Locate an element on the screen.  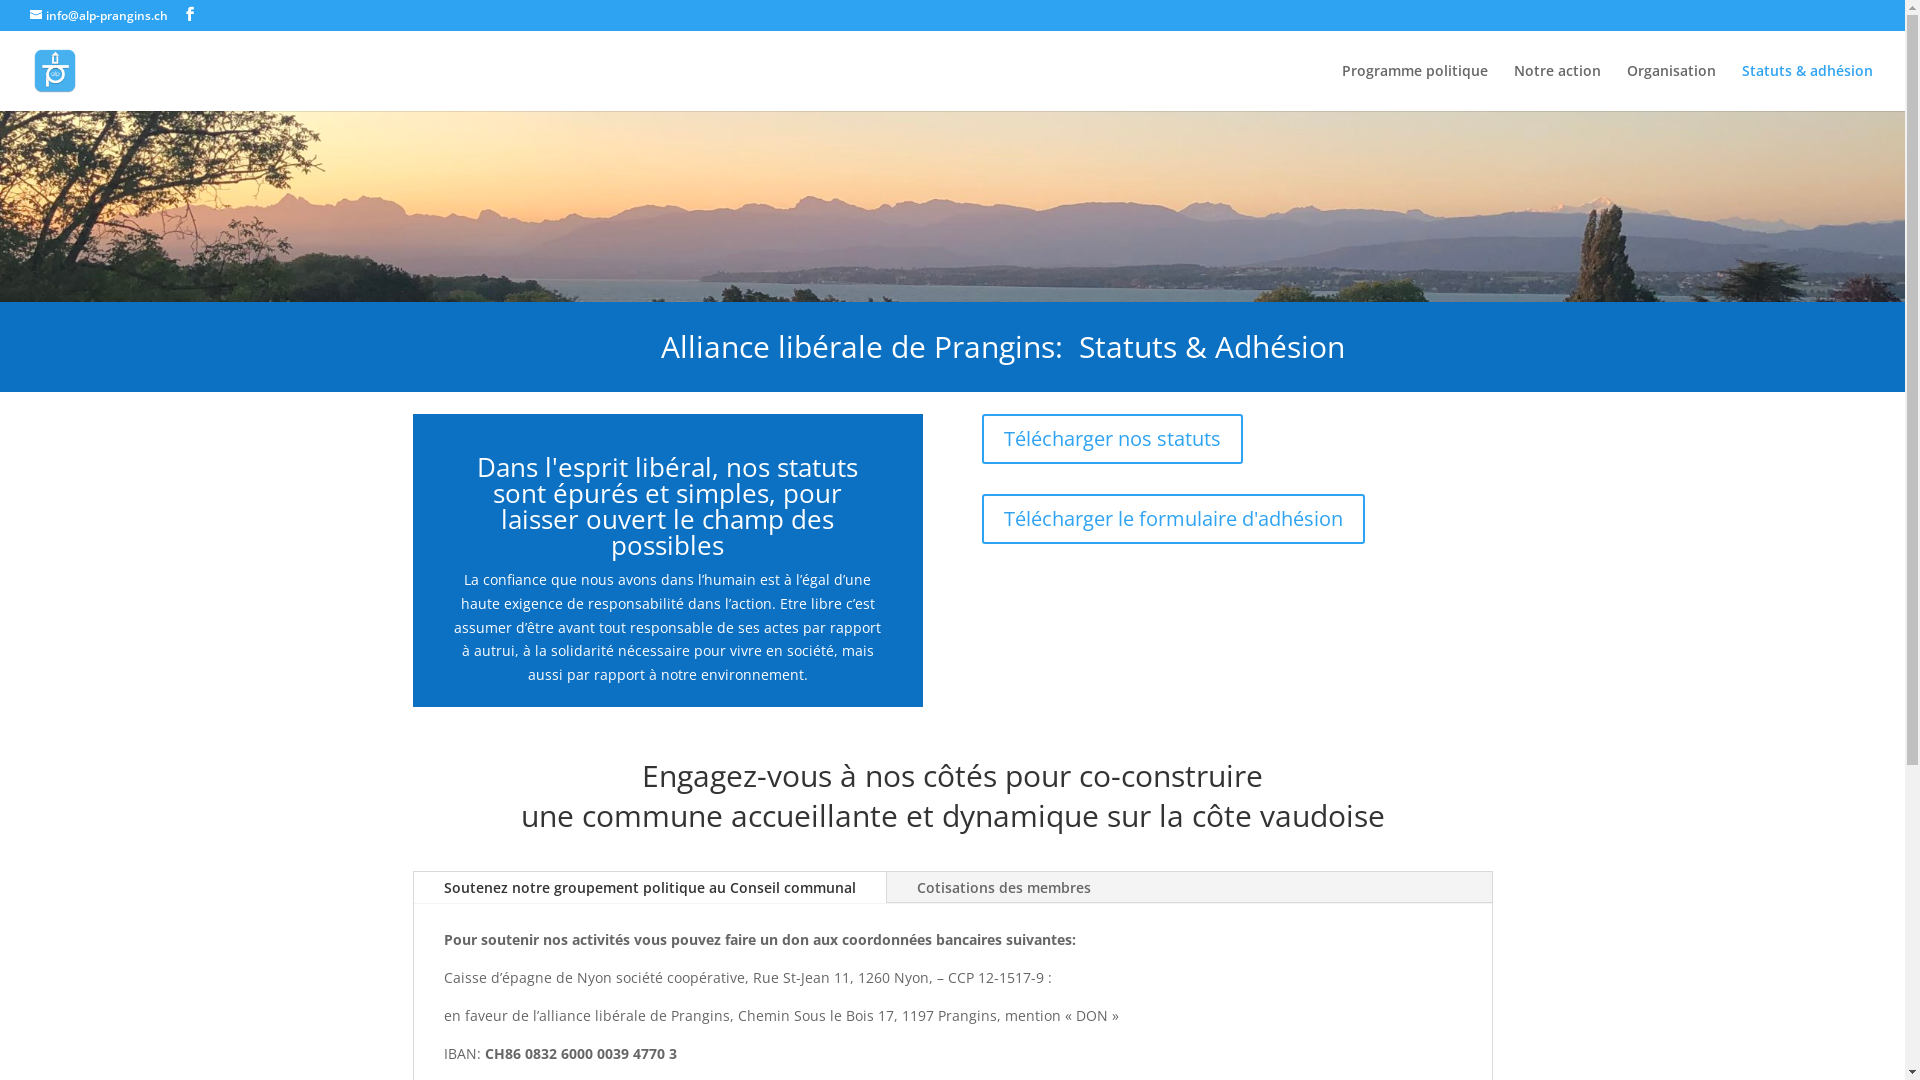
'Programme politique' is located at coordinates (1414, 86).